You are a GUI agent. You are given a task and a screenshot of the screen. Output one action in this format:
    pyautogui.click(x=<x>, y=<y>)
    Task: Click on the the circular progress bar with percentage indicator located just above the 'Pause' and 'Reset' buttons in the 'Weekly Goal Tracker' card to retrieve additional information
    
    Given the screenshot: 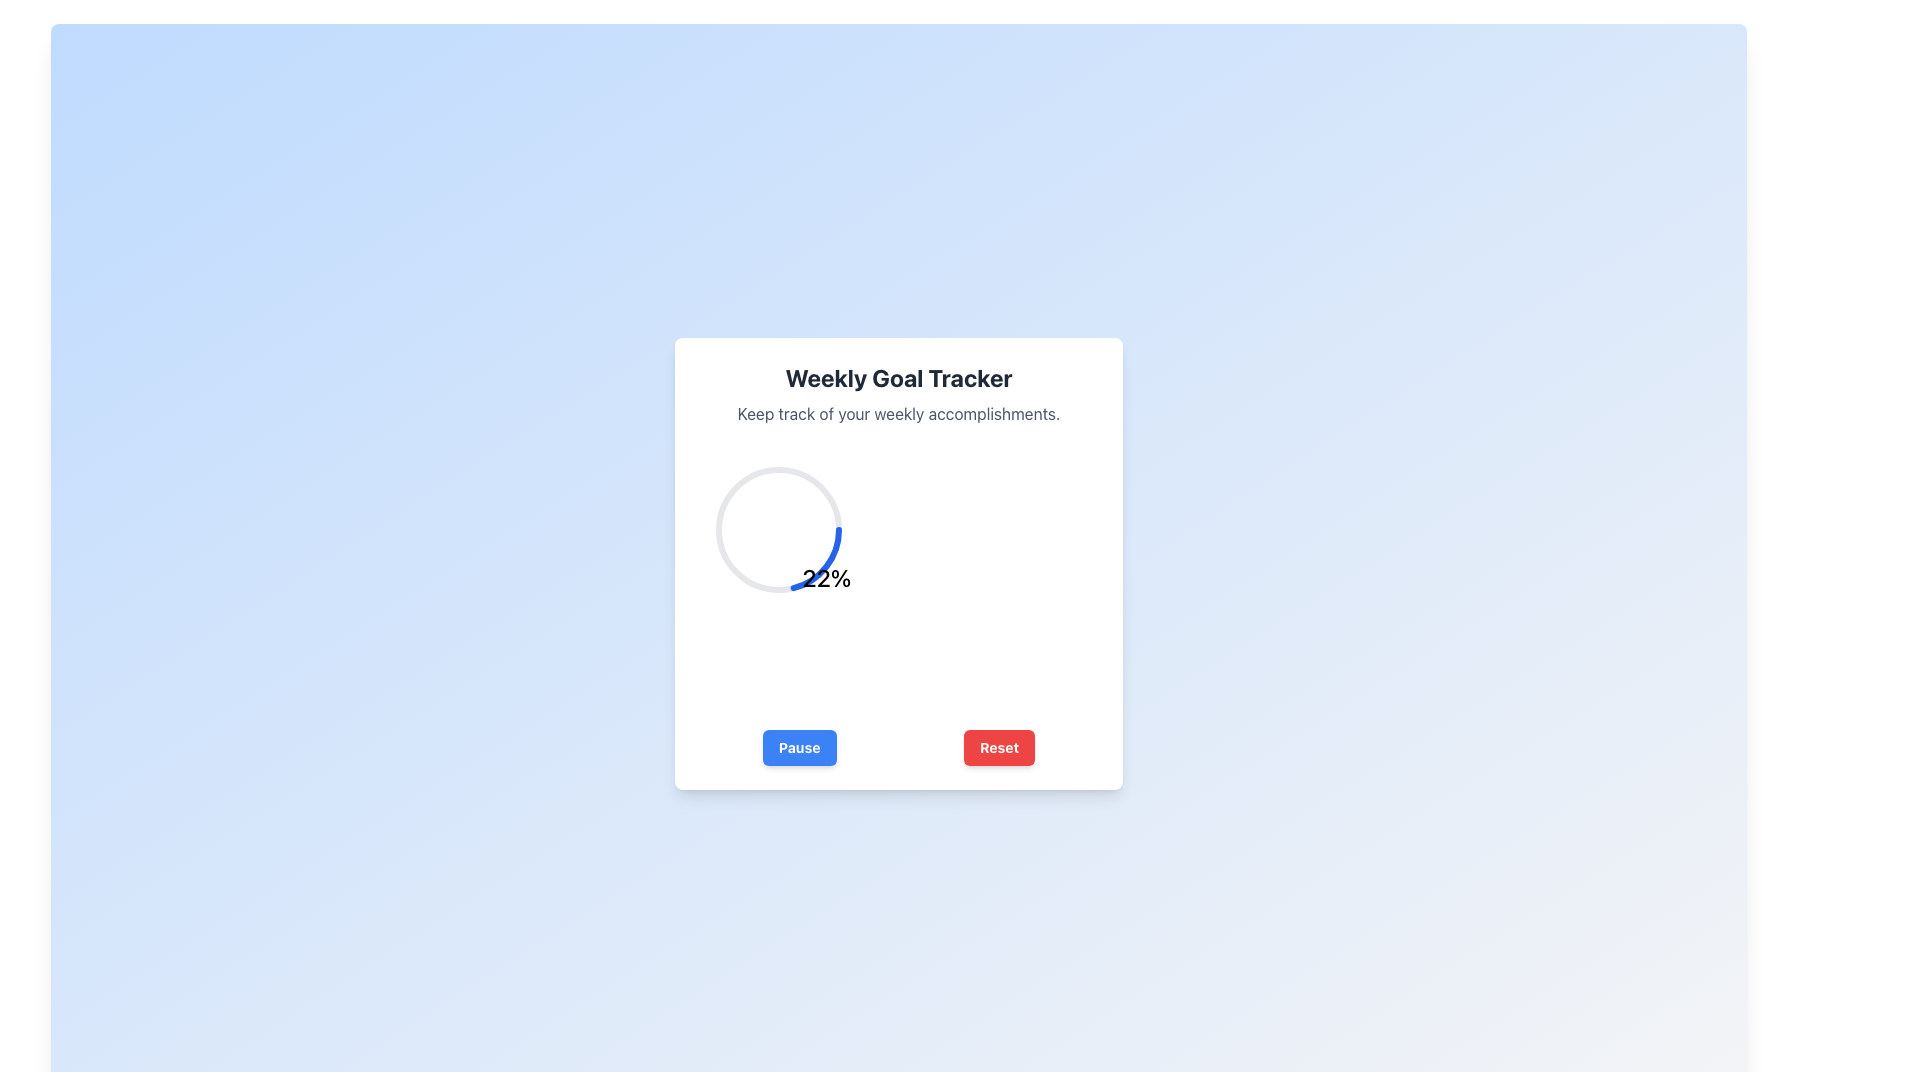 What is the action you would take?
    pyautogui.click(x=777, y=528)
    